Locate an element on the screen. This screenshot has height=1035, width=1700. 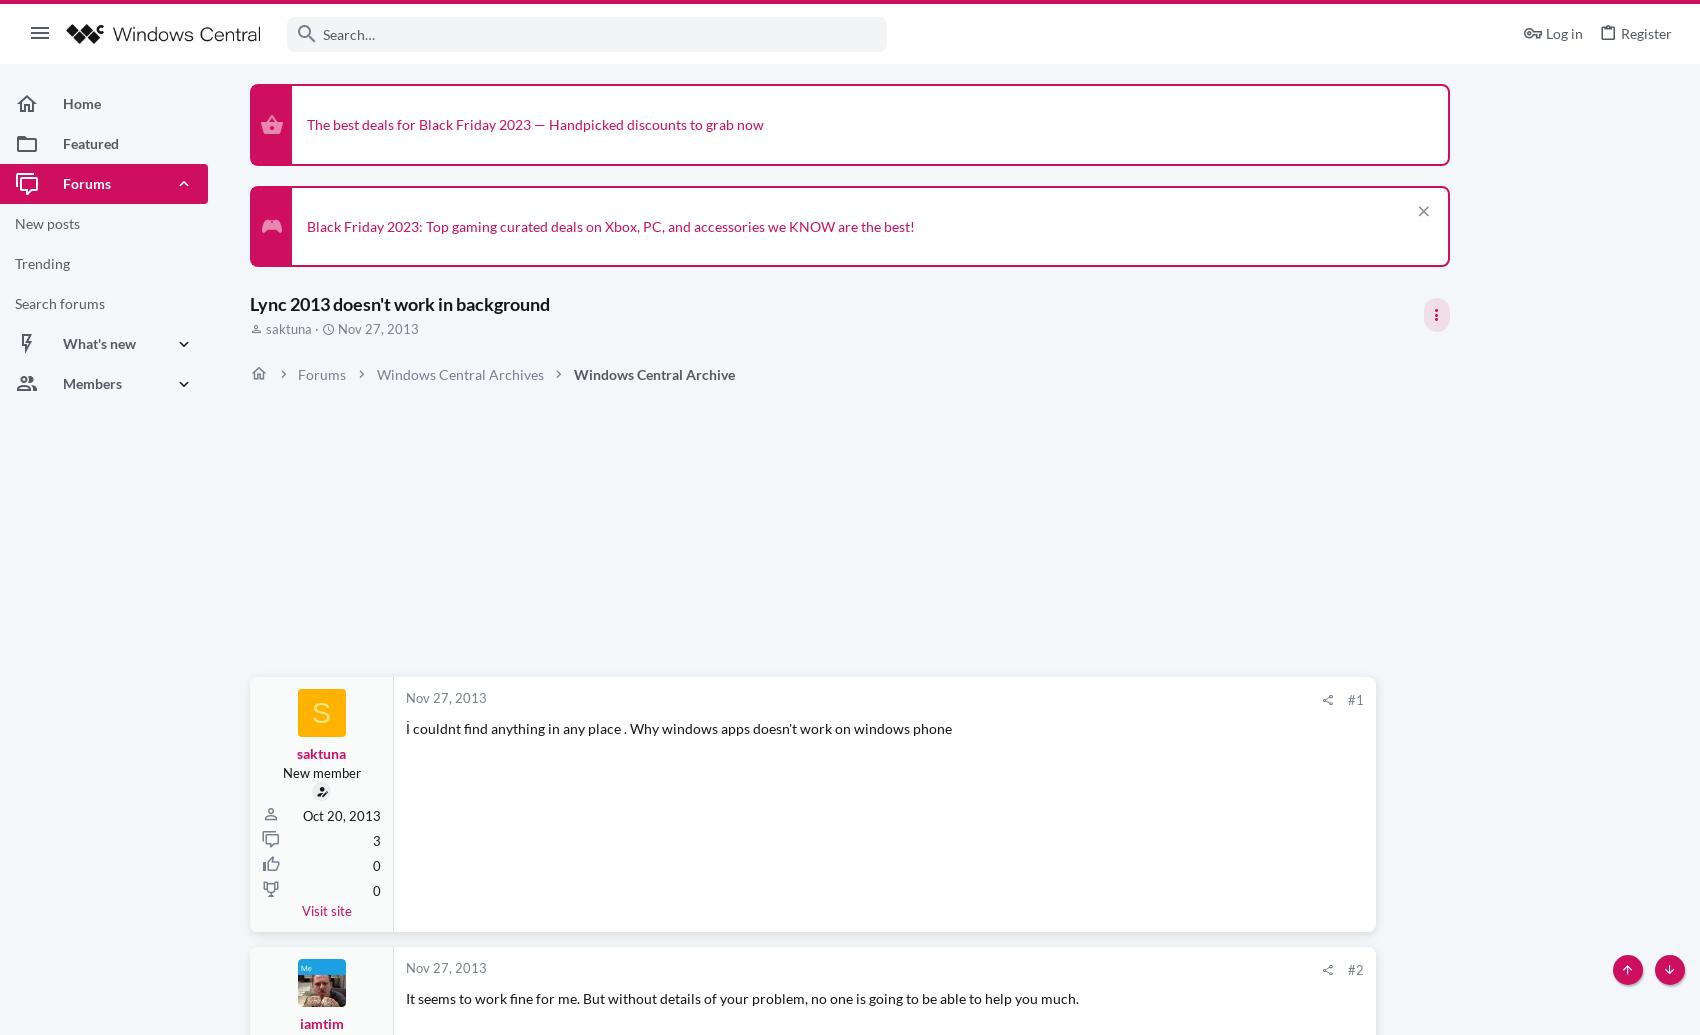
'Members' is located at coordinates (92, 383).